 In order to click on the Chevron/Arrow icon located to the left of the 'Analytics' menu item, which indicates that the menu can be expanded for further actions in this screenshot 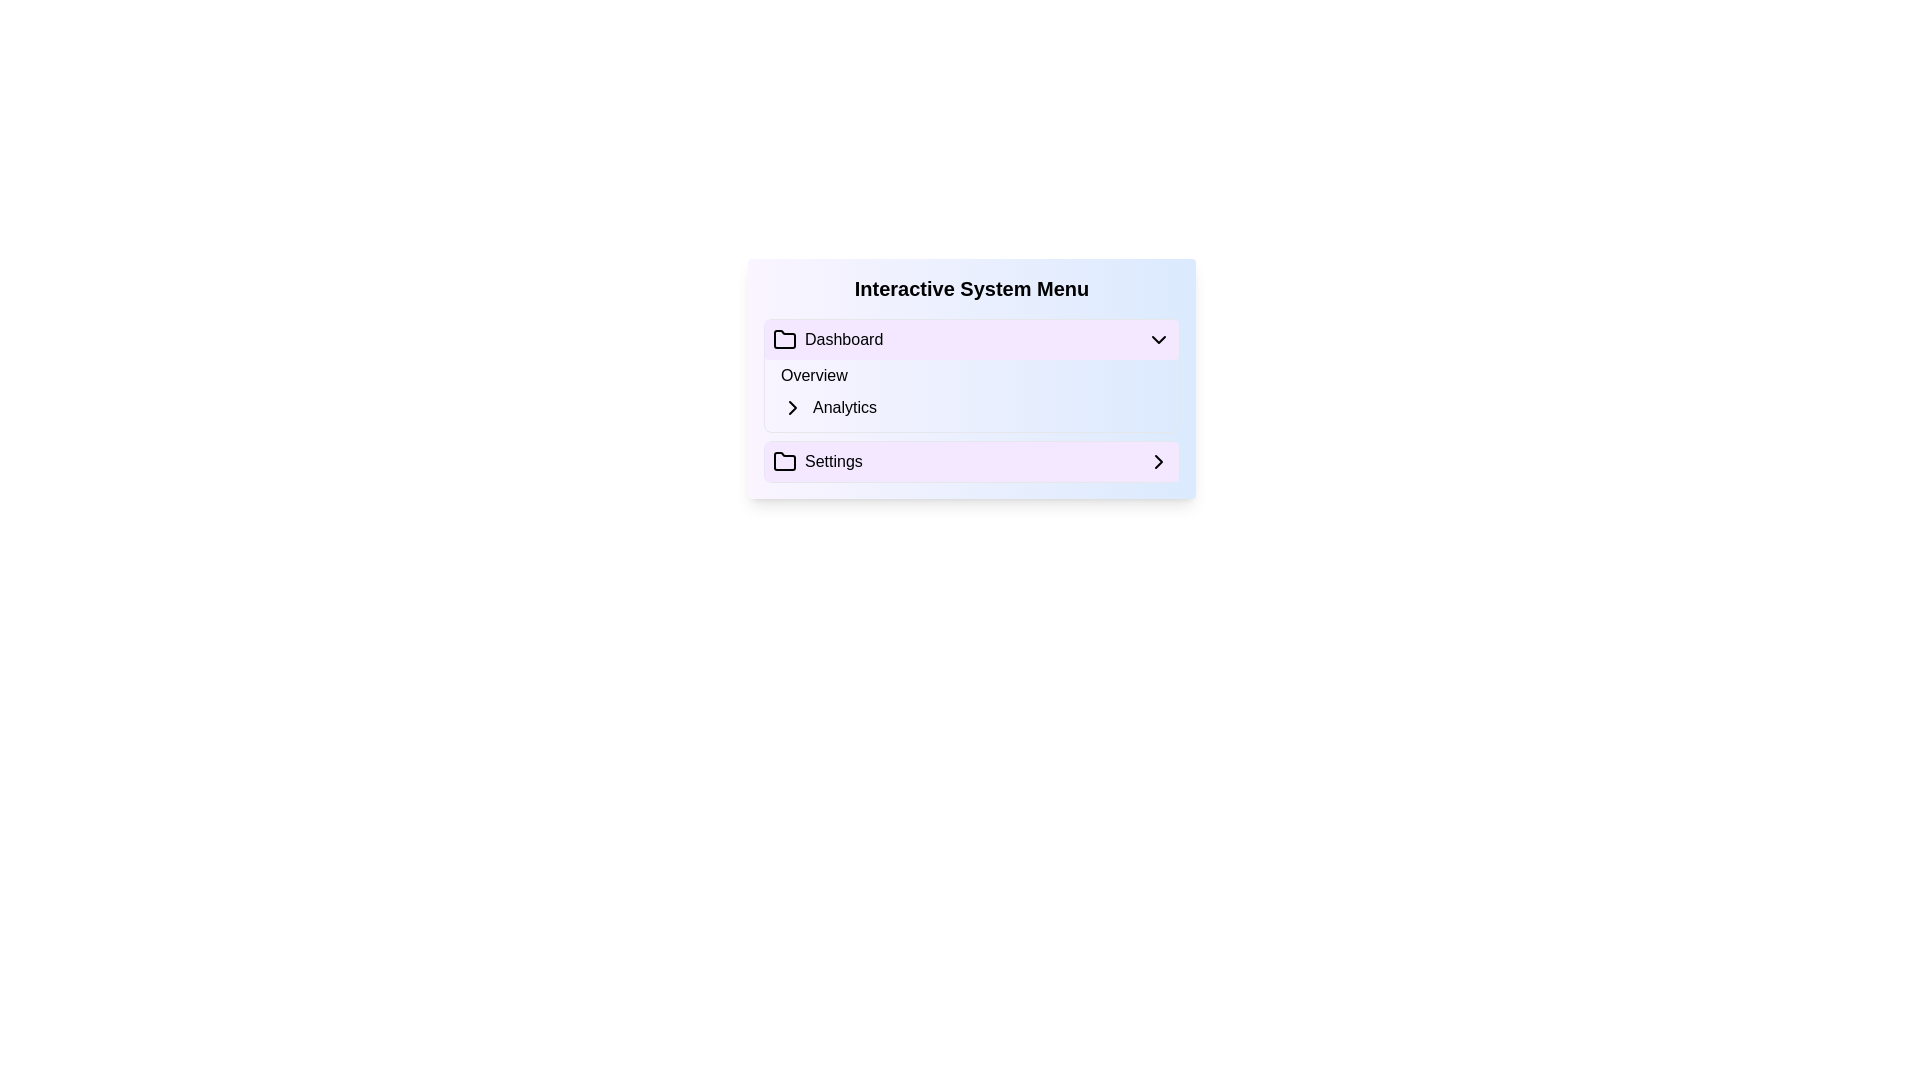, I will do `click(791, 407)`.